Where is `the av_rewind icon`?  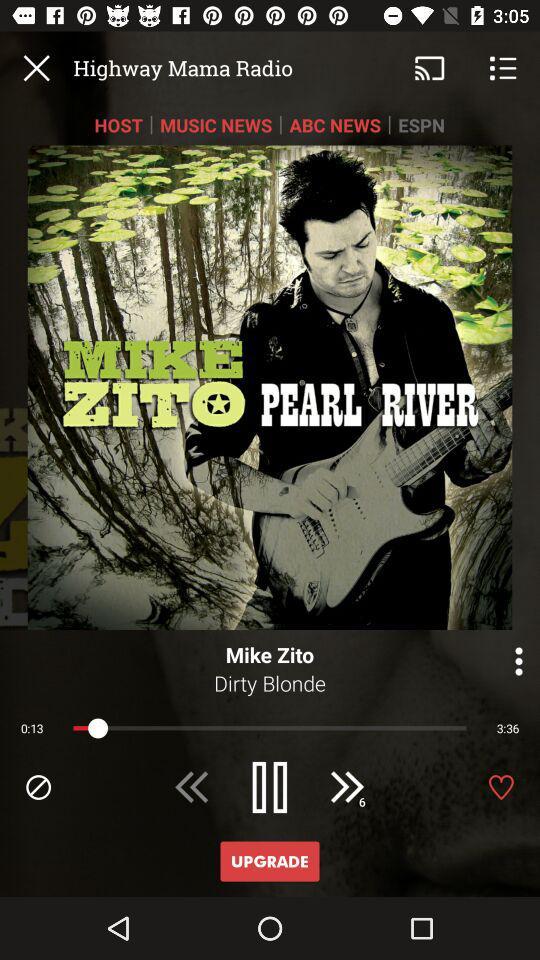 the av_rewind icon is located at coordinates (192, 787).